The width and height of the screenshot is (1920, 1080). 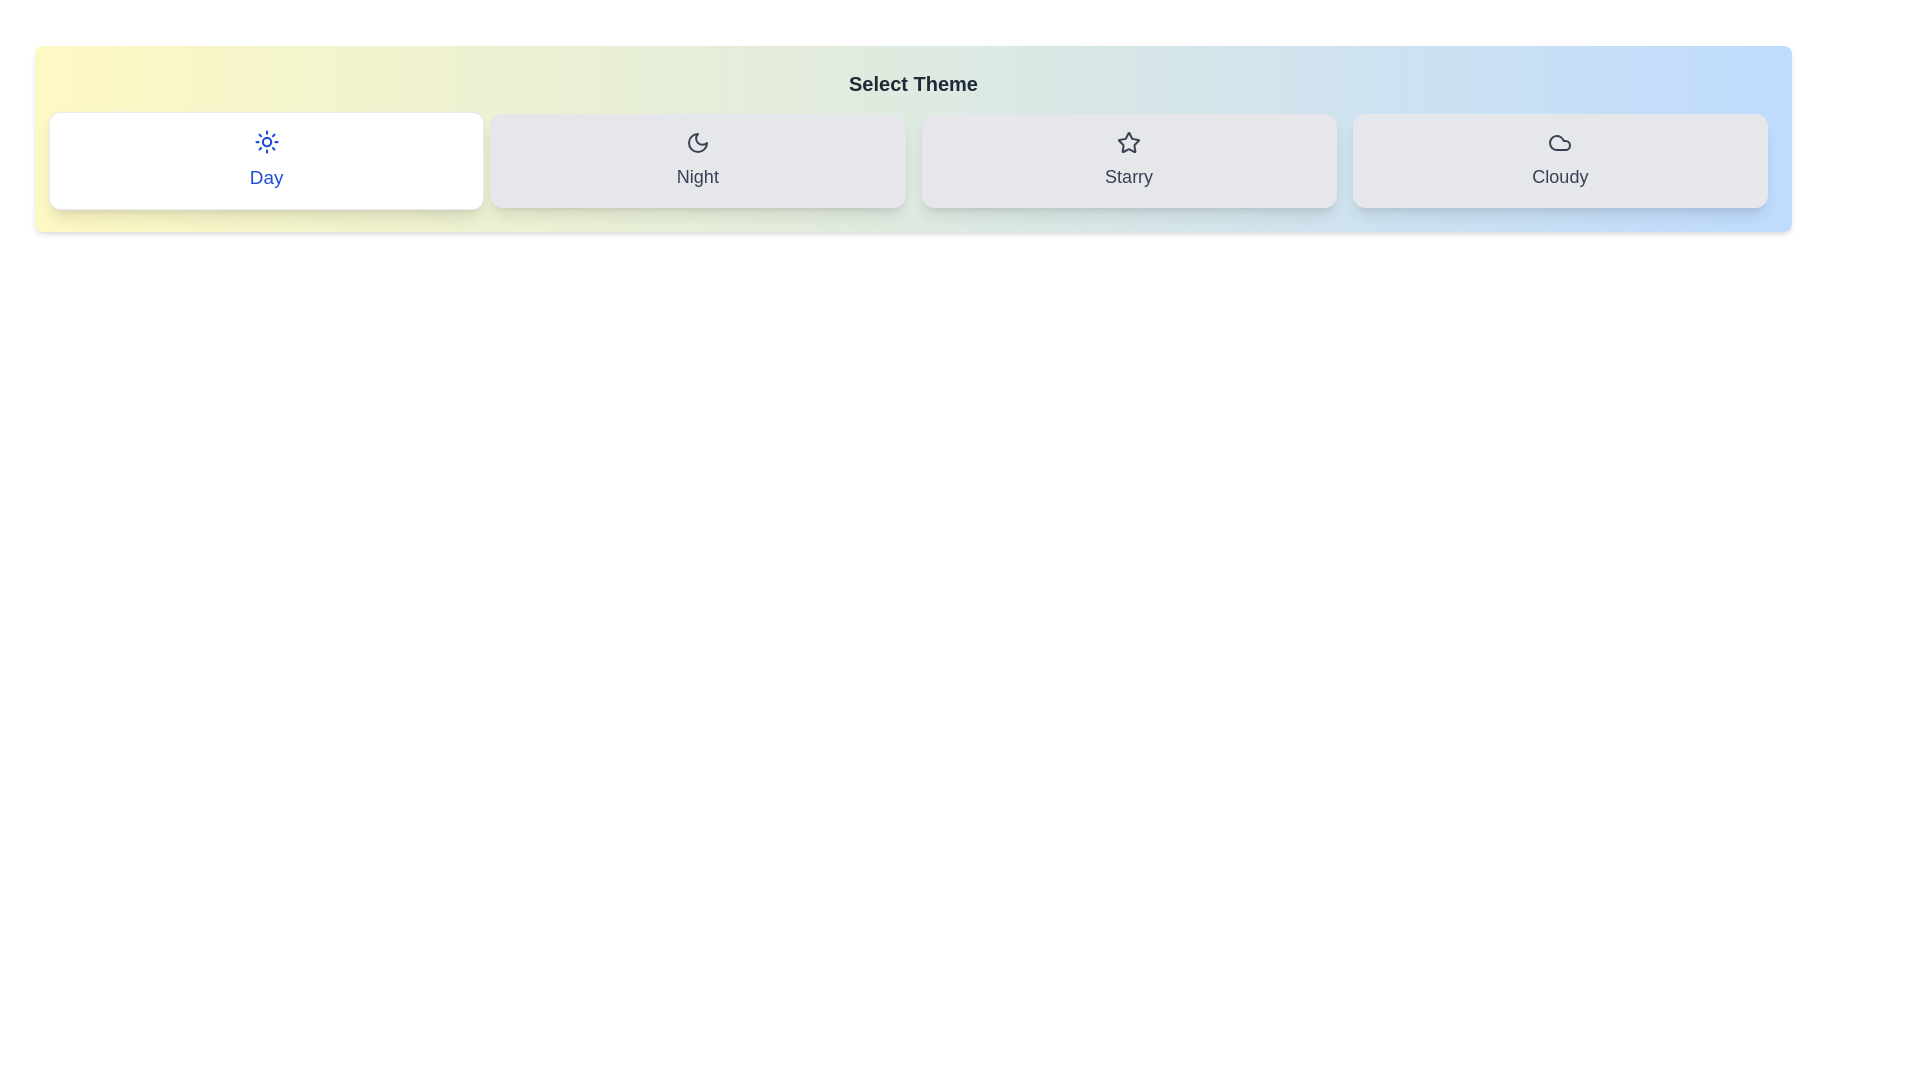 I want to click on the button corresponding to the Day theme, so click(x=265, y=160).